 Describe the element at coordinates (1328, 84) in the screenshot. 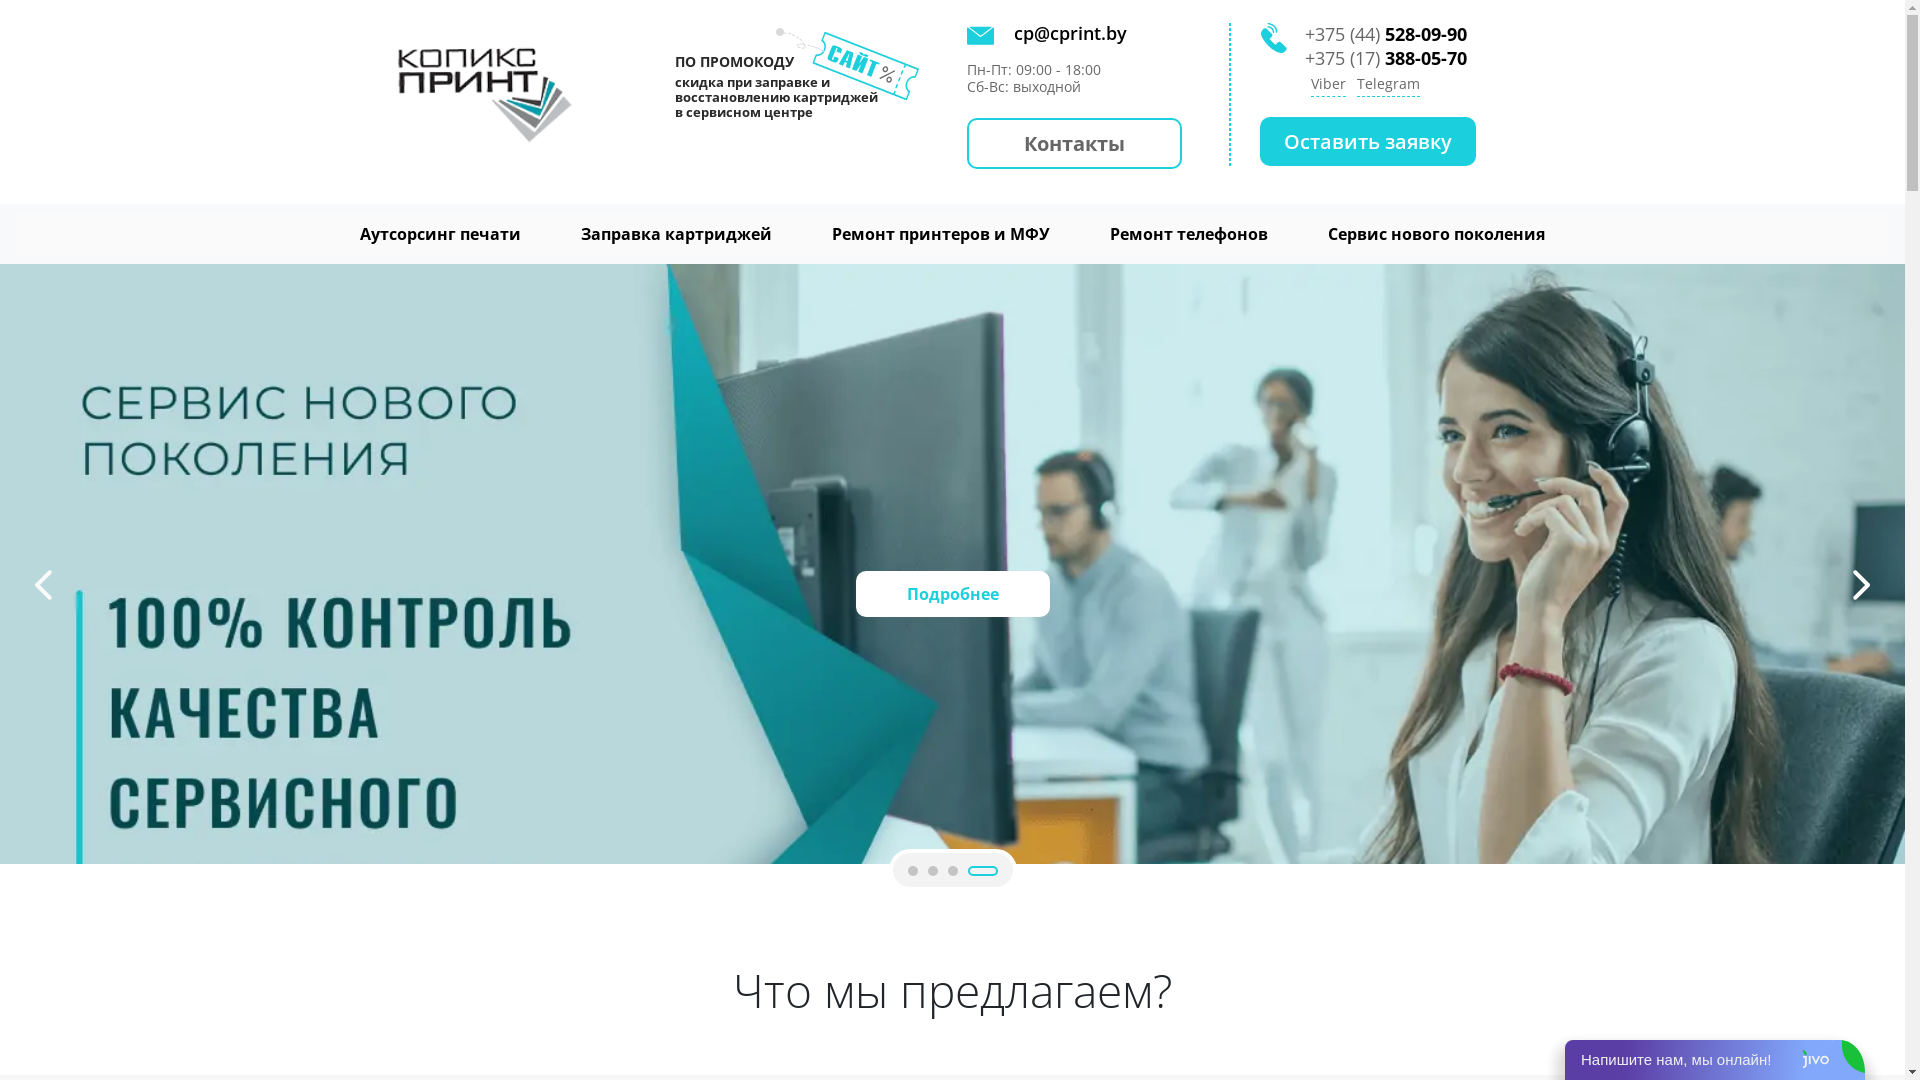

I see `'Viber'` at that location.